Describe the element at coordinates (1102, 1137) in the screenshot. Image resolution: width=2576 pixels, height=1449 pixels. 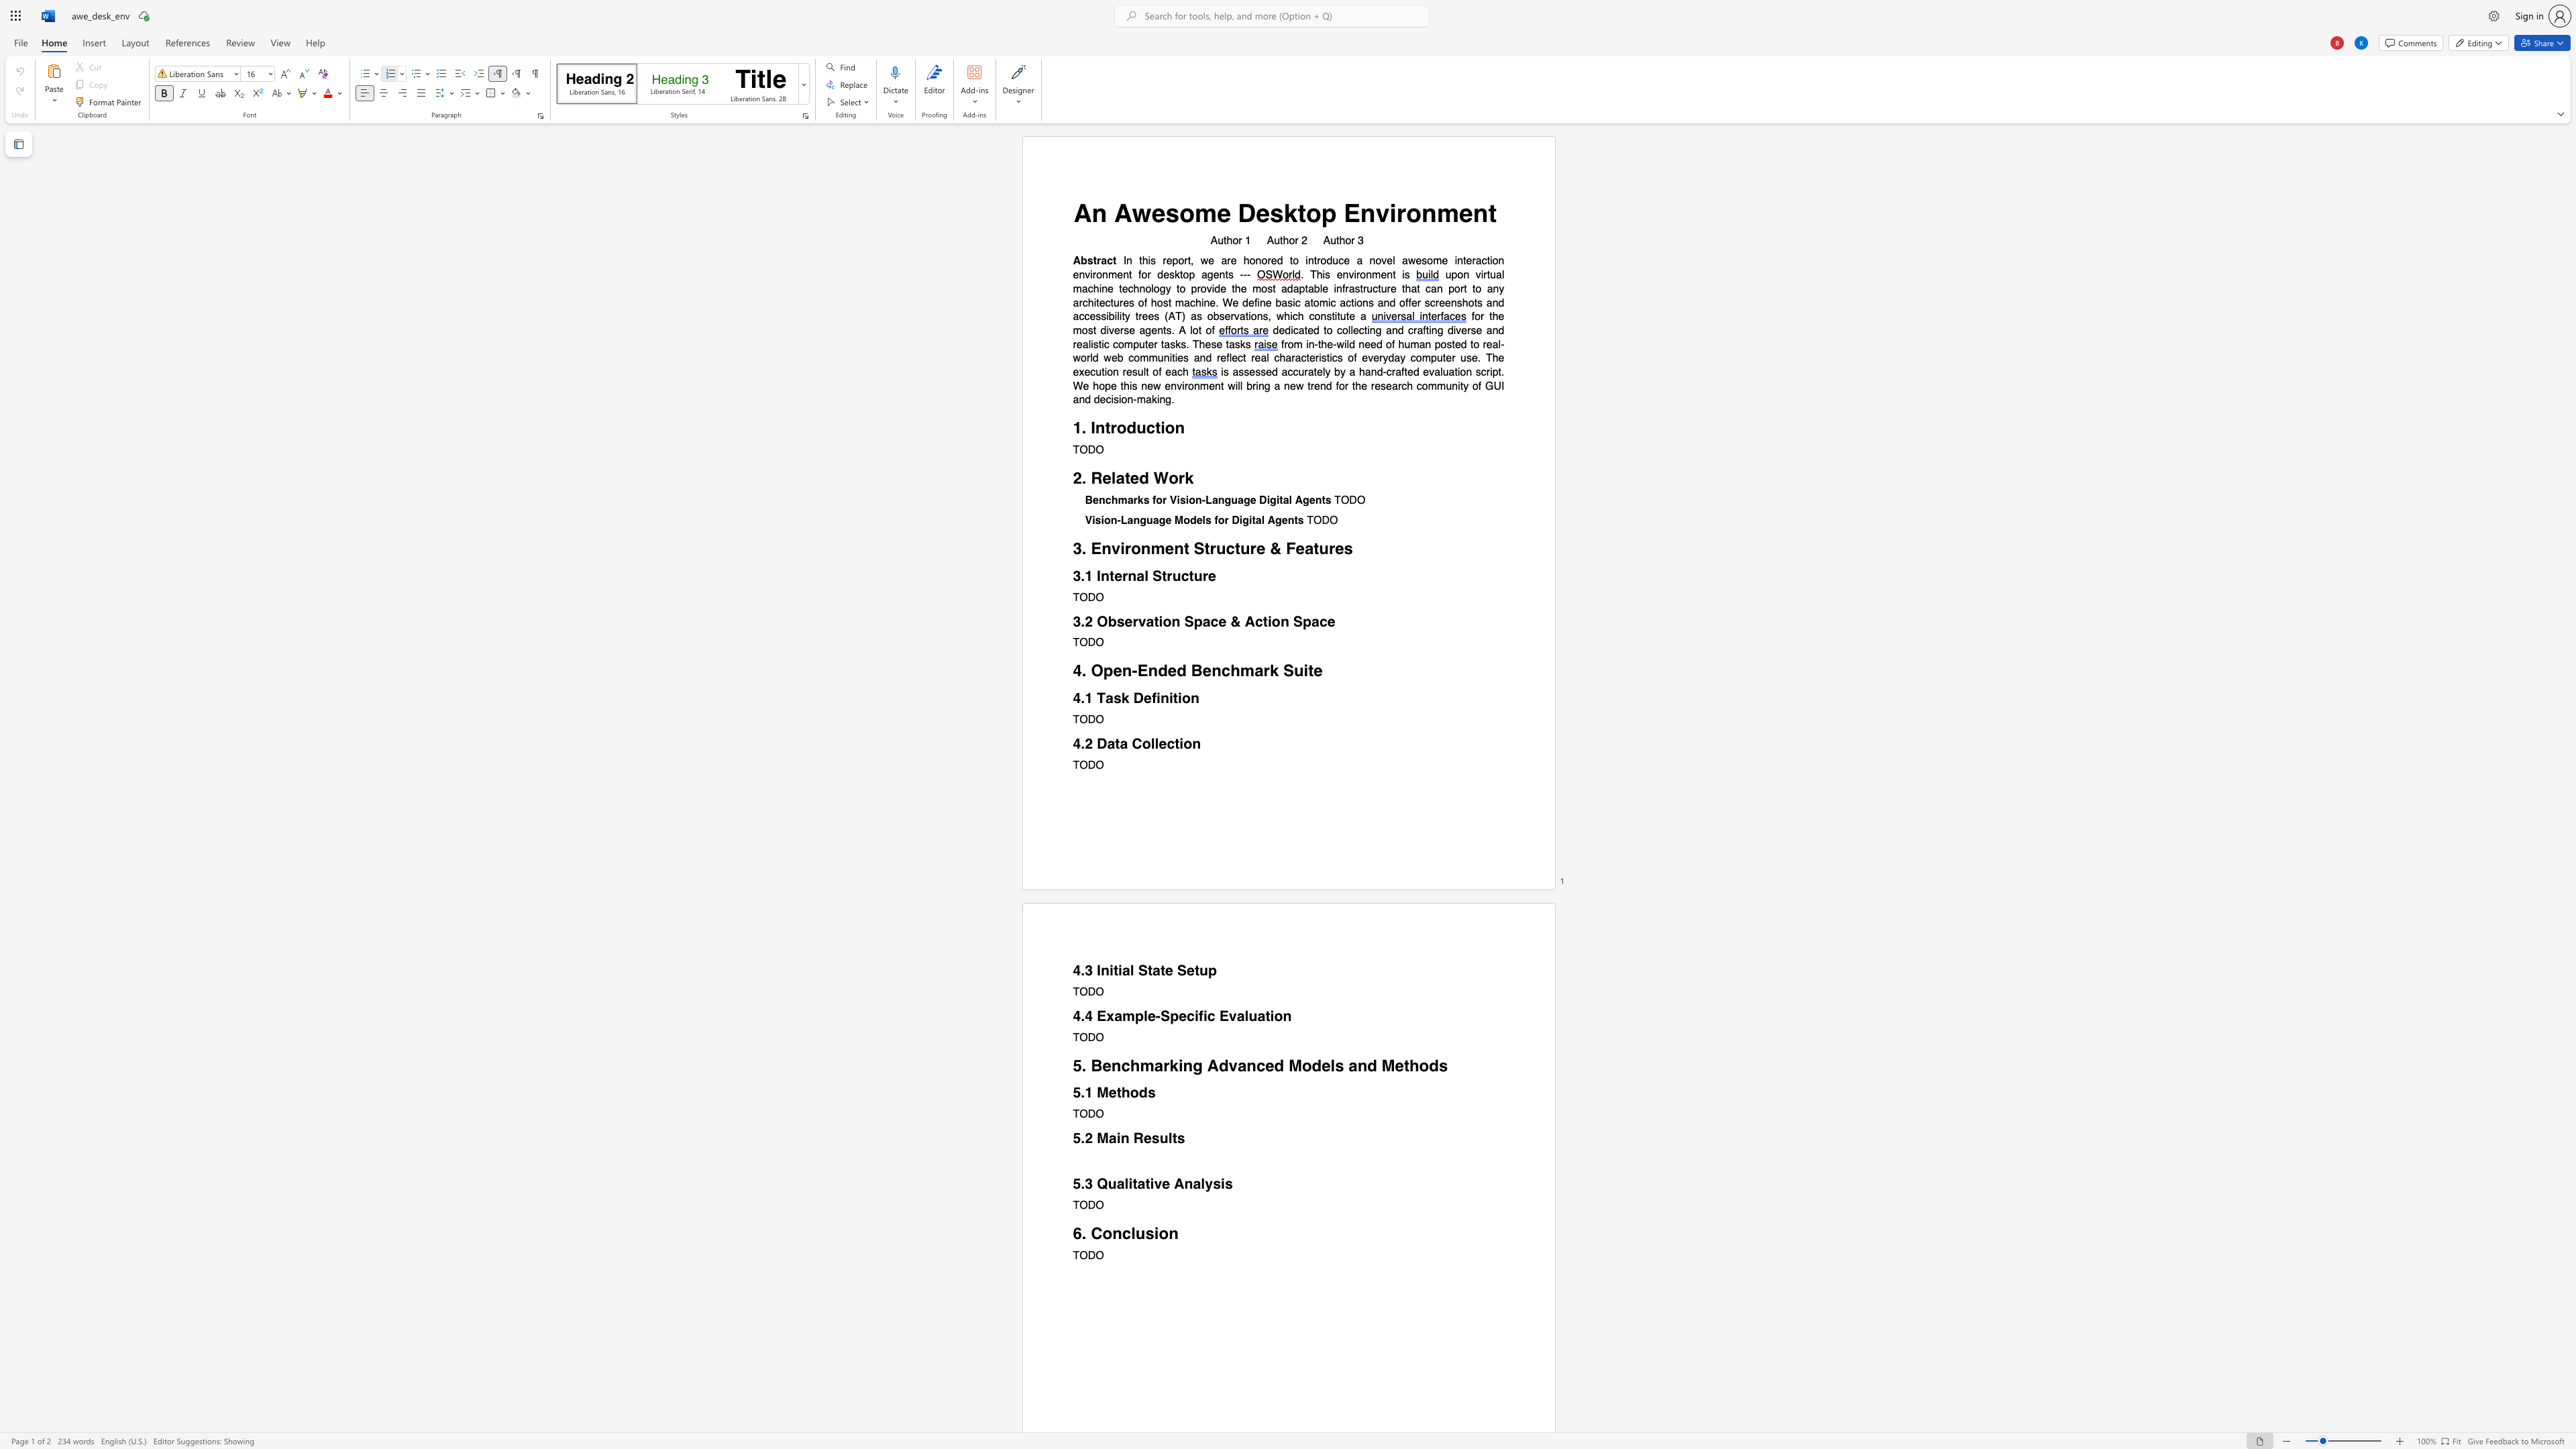
I see `the 1th character "M" in the text` at that location.